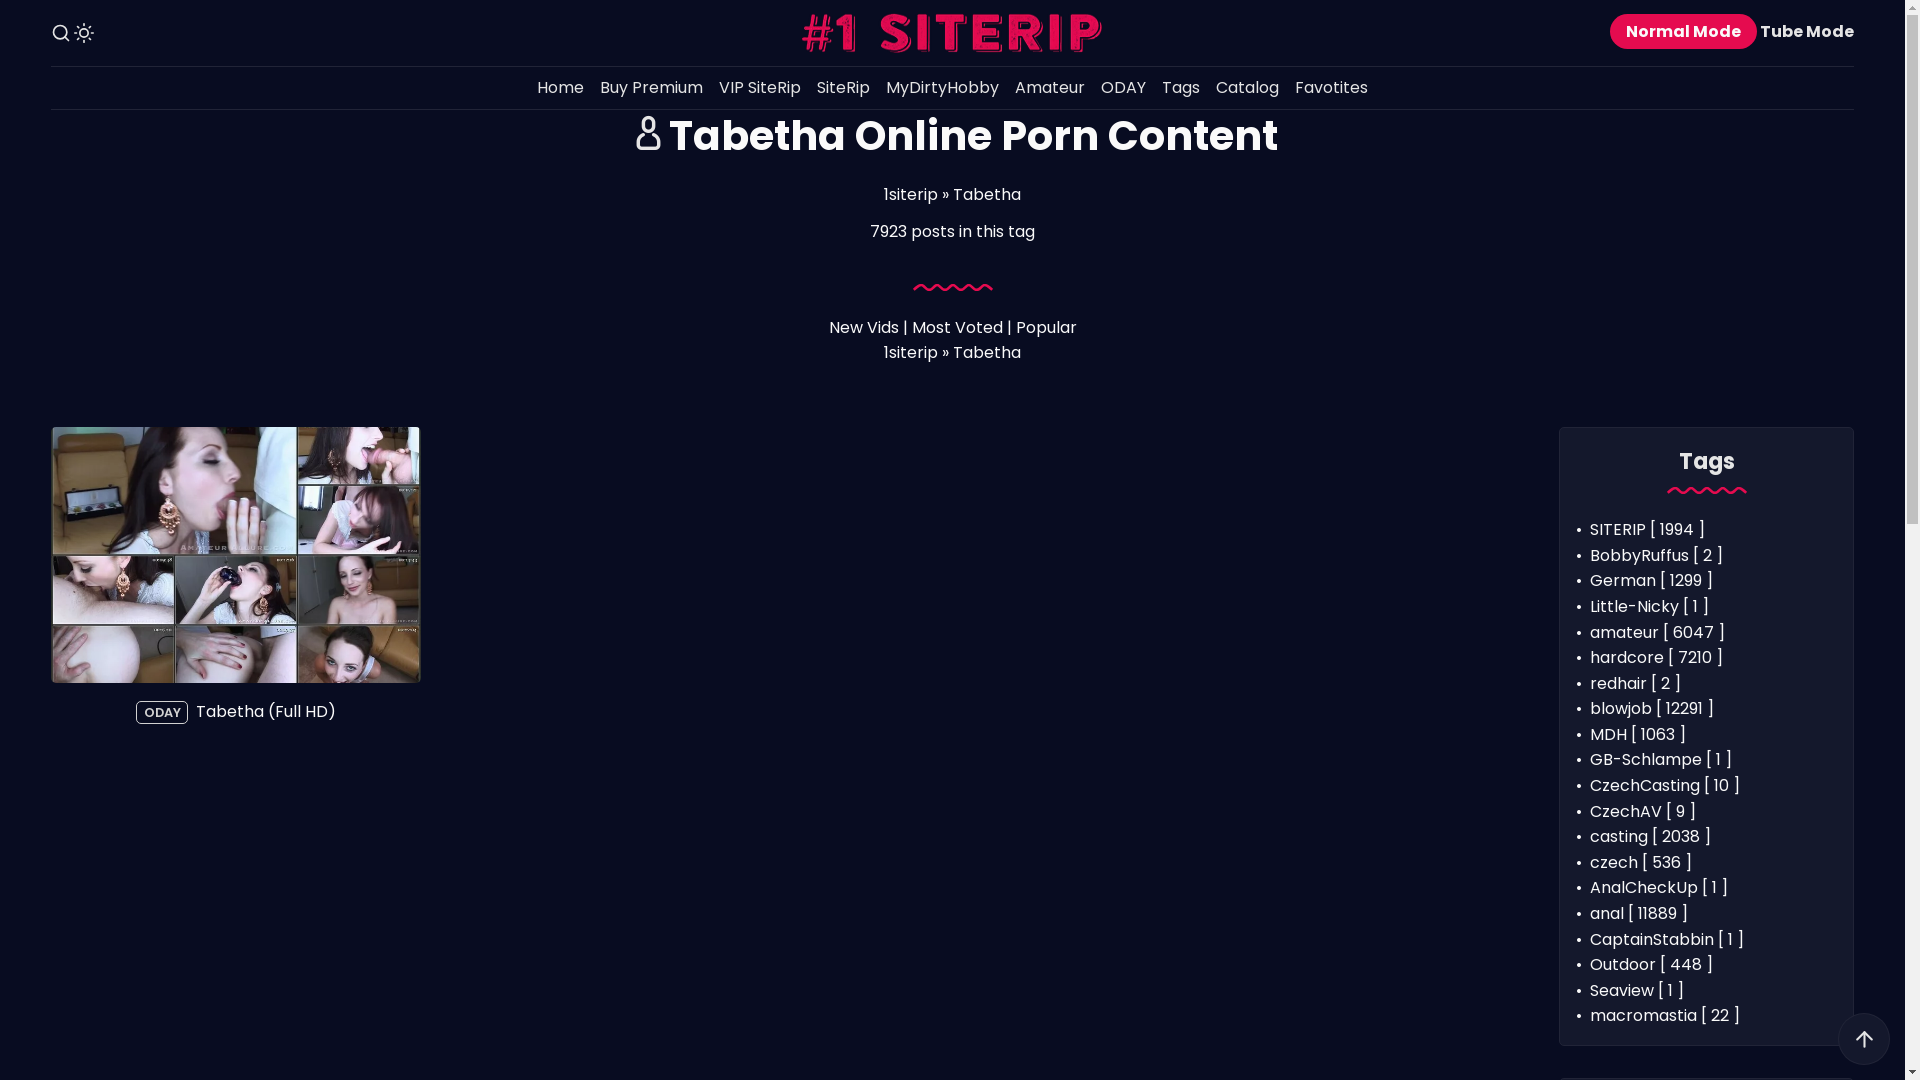  I want to click on 'Light Theme', so click(82, 33).